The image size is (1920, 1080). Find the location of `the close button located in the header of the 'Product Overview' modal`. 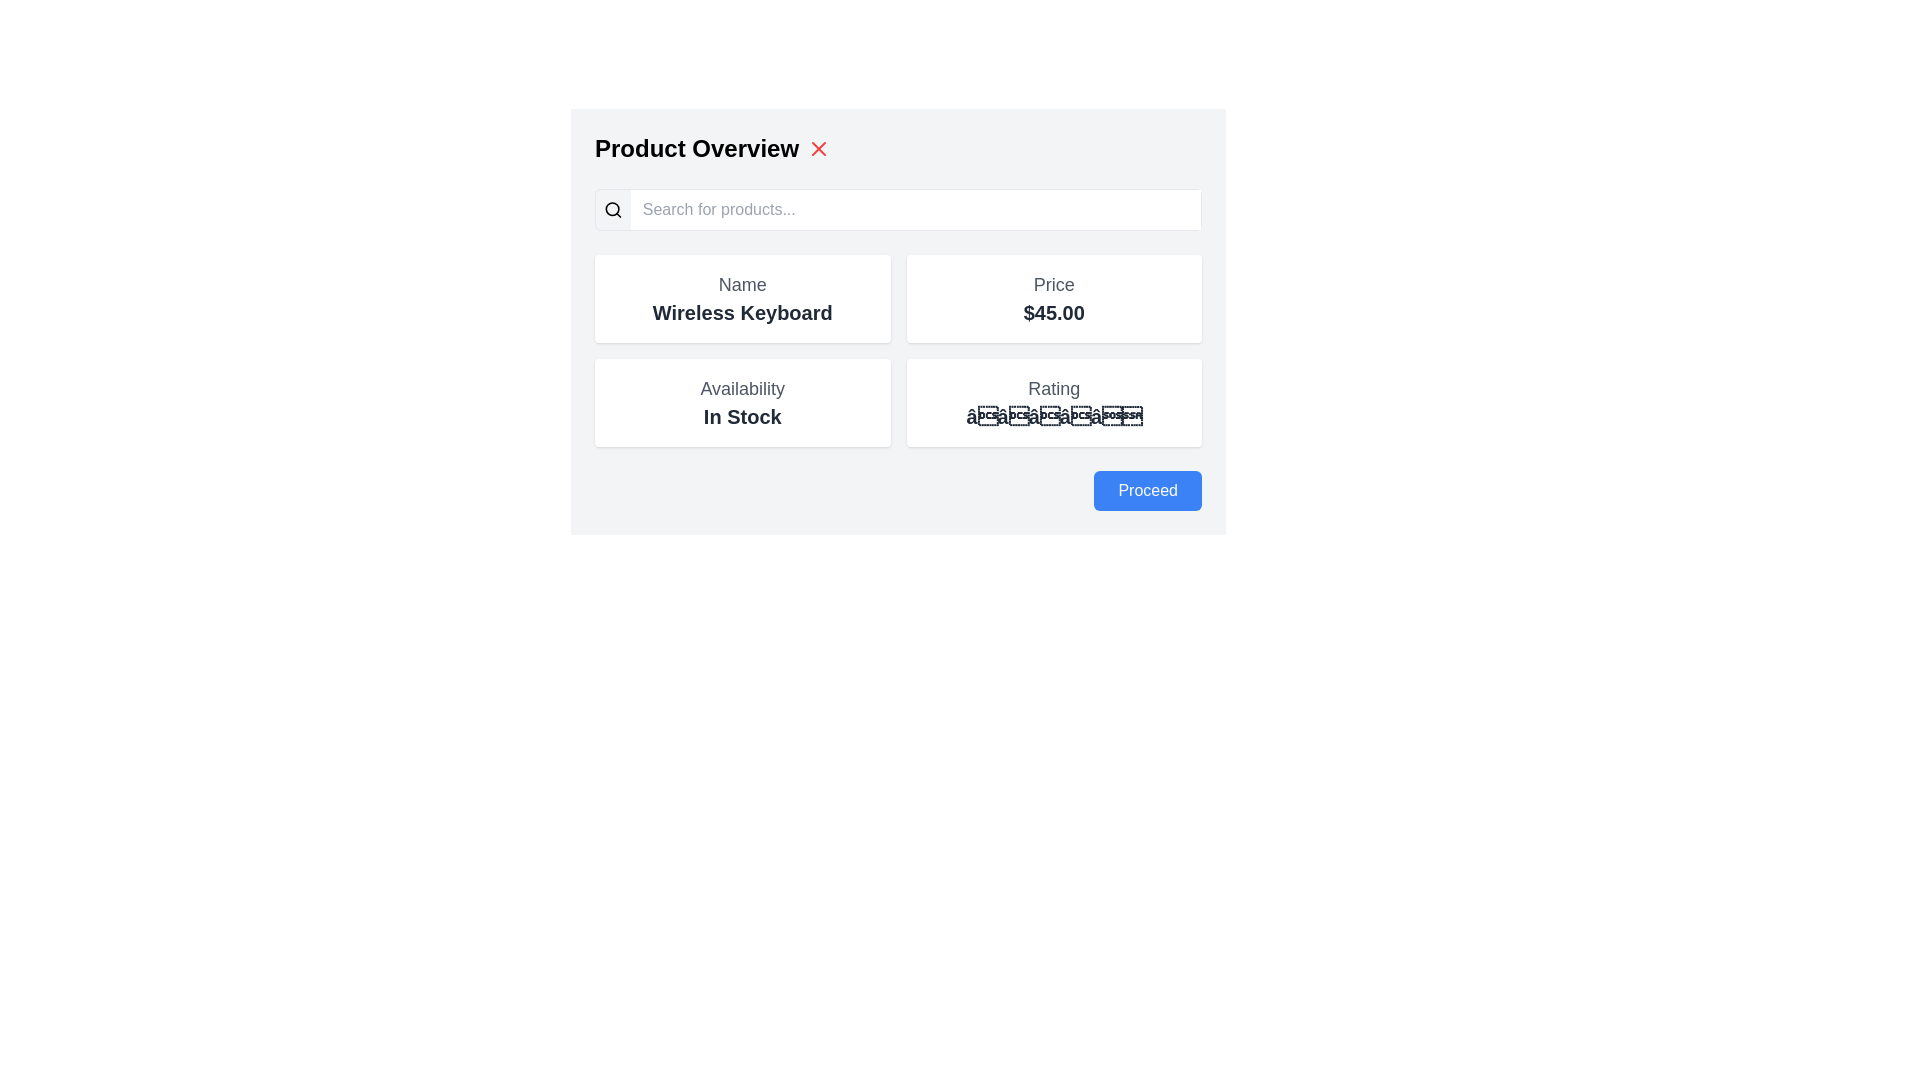

the close button located in the header of the 'Product Overview' modal is located at coordinates (819, 148).